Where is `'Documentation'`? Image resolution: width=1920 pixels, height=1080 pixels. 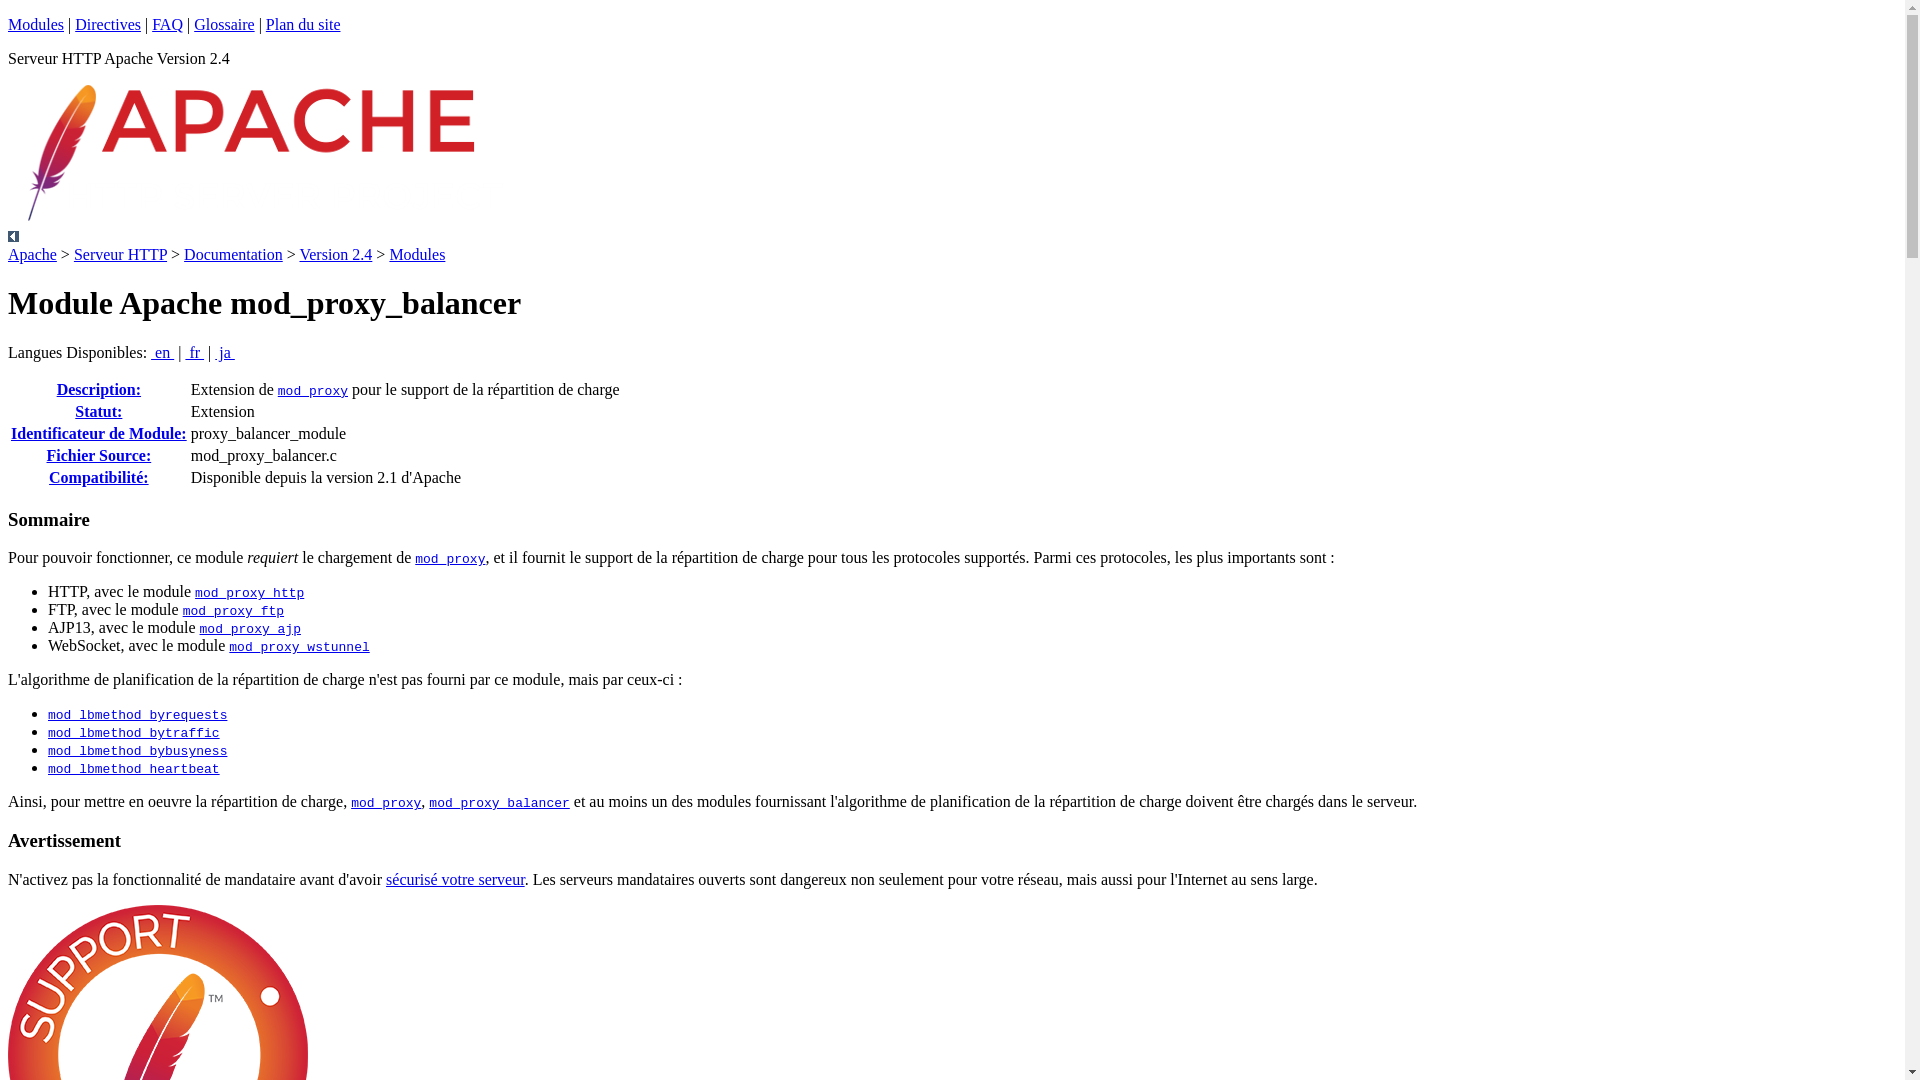
'Documentation' is located at coordinates (233, 253).